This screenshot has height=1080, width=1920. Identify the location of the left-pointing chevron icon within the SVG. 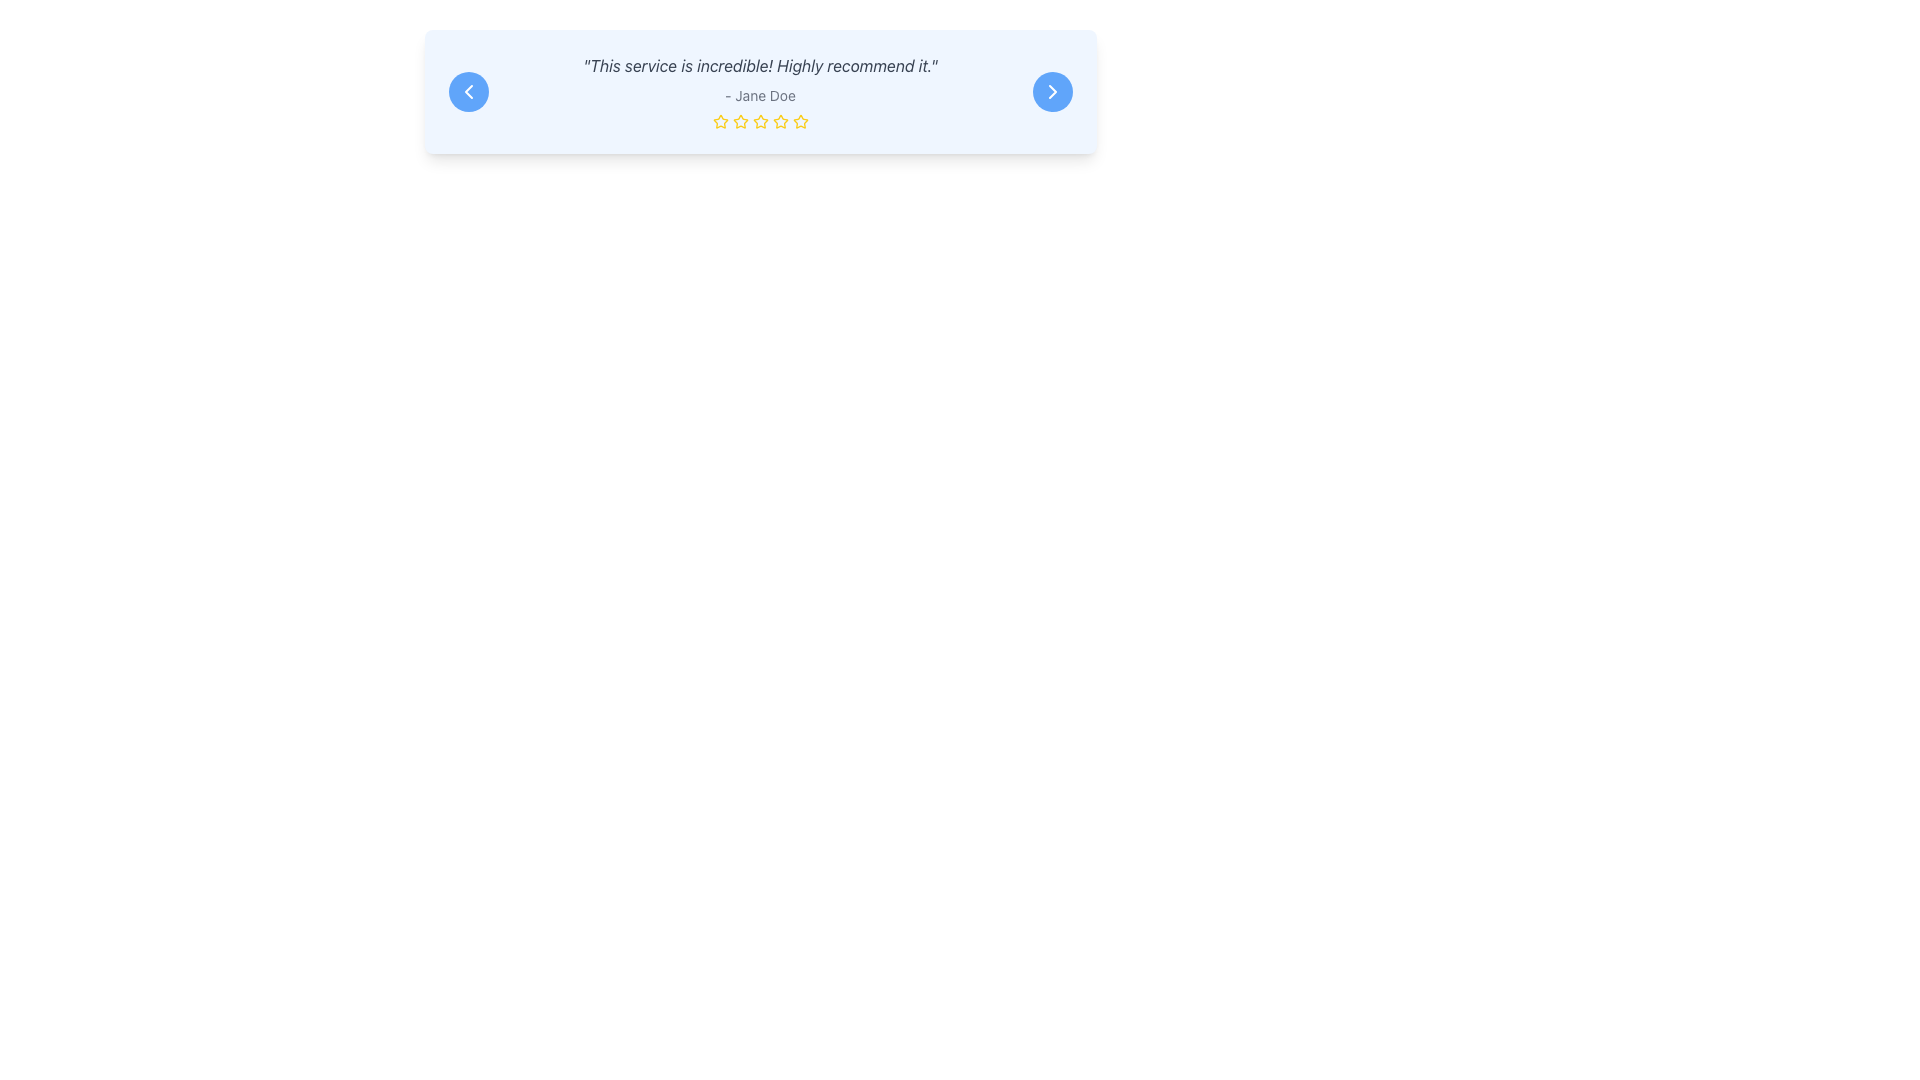
(467, 92).